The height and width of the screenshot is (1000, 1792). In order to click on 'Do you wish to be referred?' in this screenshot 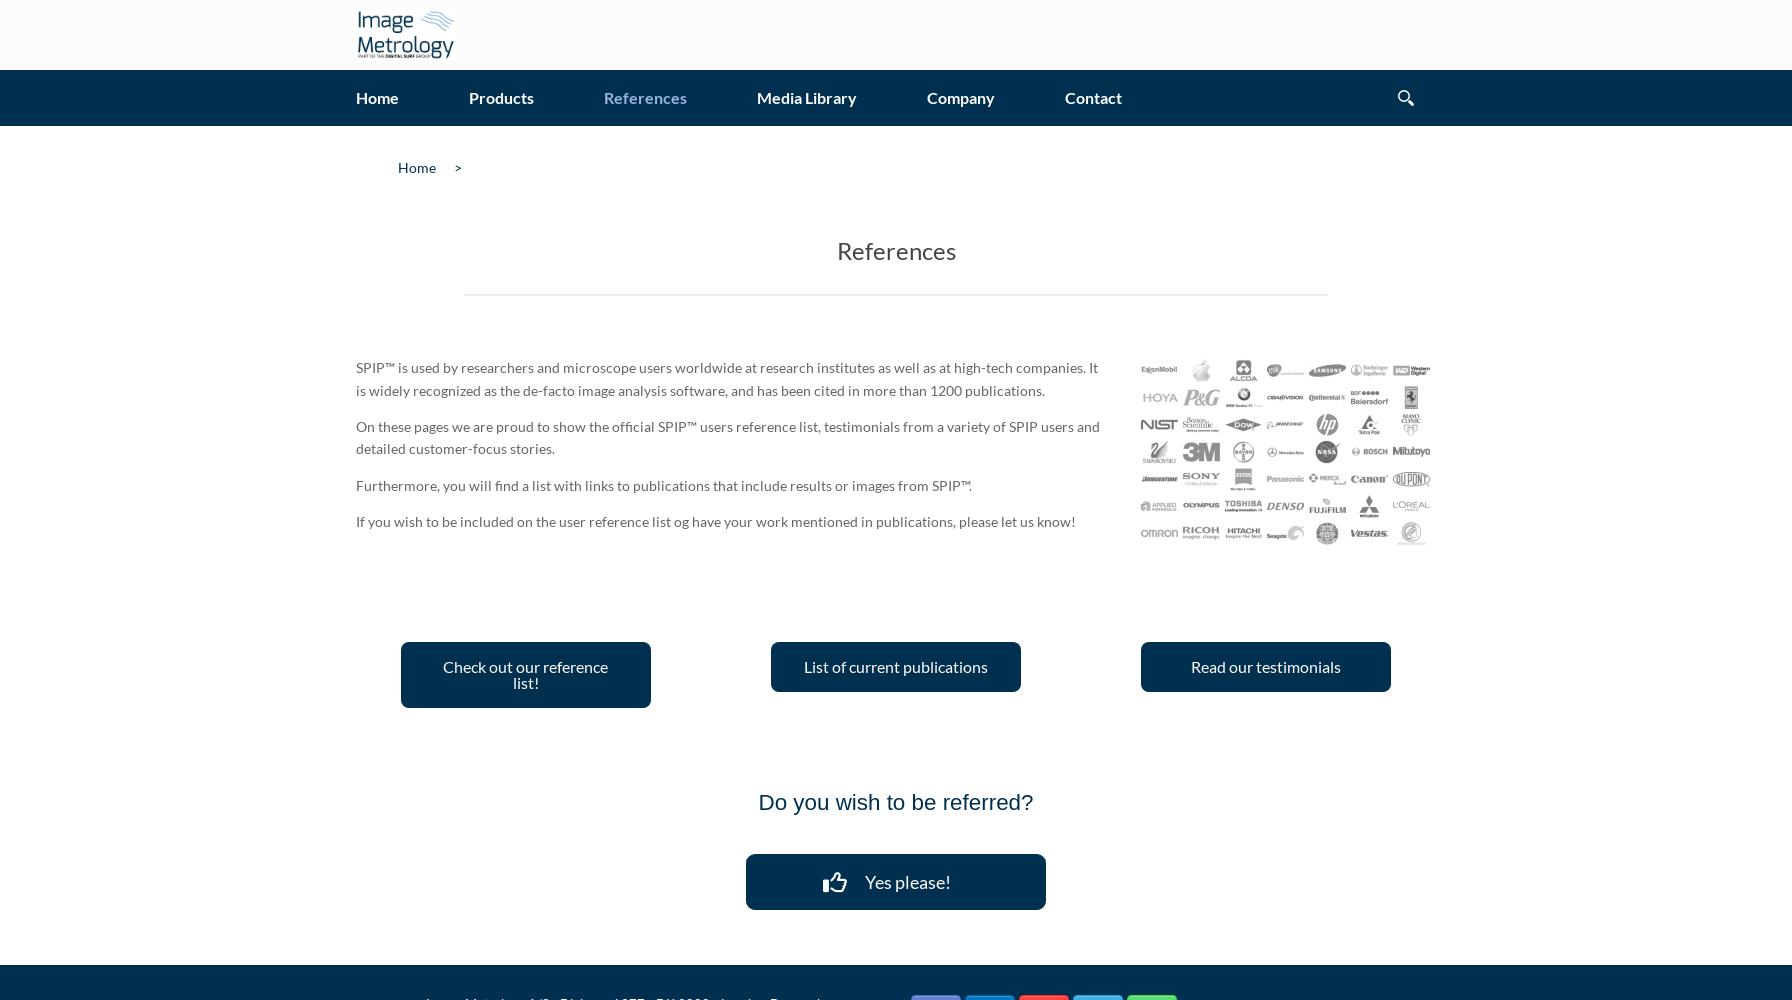, I will do `click(895, 802)`.